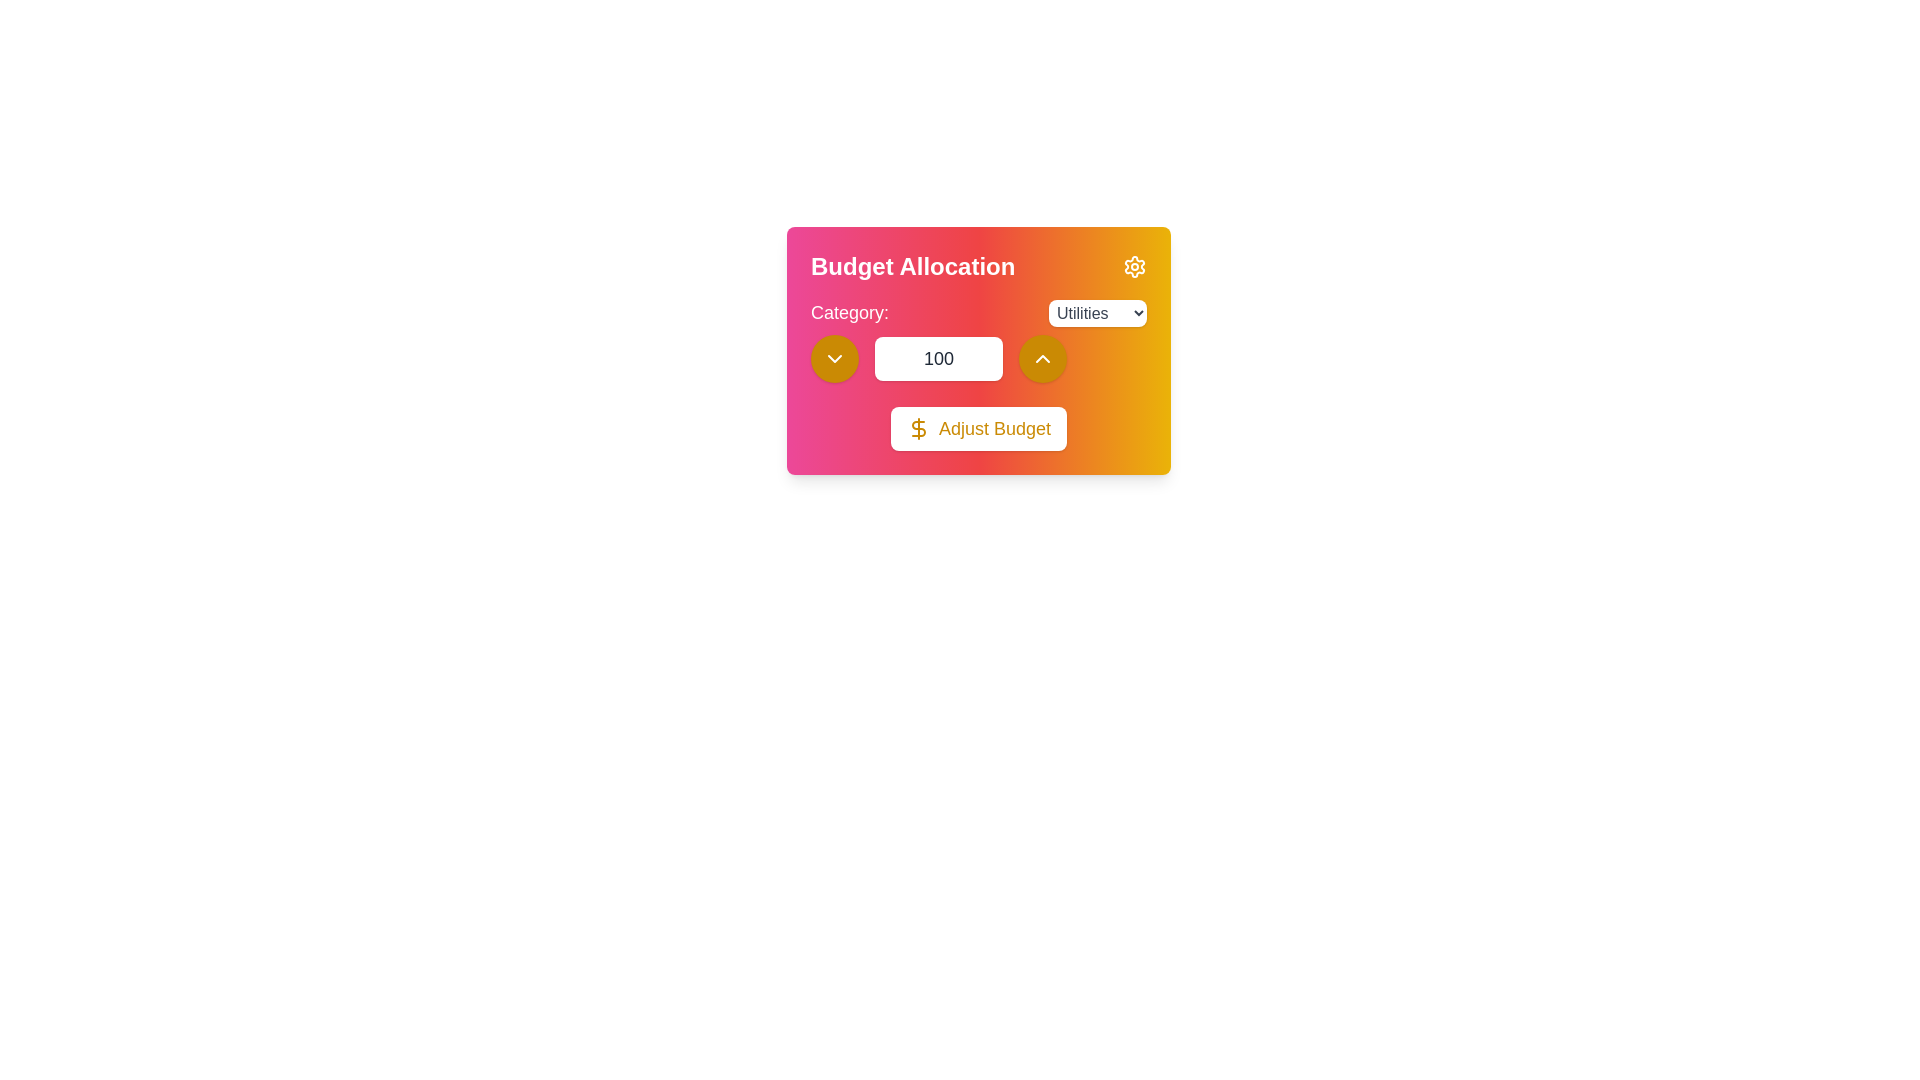 The width and height of the screenshot is (1920, 1080). What do you see at coordinates (1041, 357) in the screenshot?
I see `the button that increases the numeric value in the adjacent input field by one unit to change its appearance` at bounding box center [1041, 357].